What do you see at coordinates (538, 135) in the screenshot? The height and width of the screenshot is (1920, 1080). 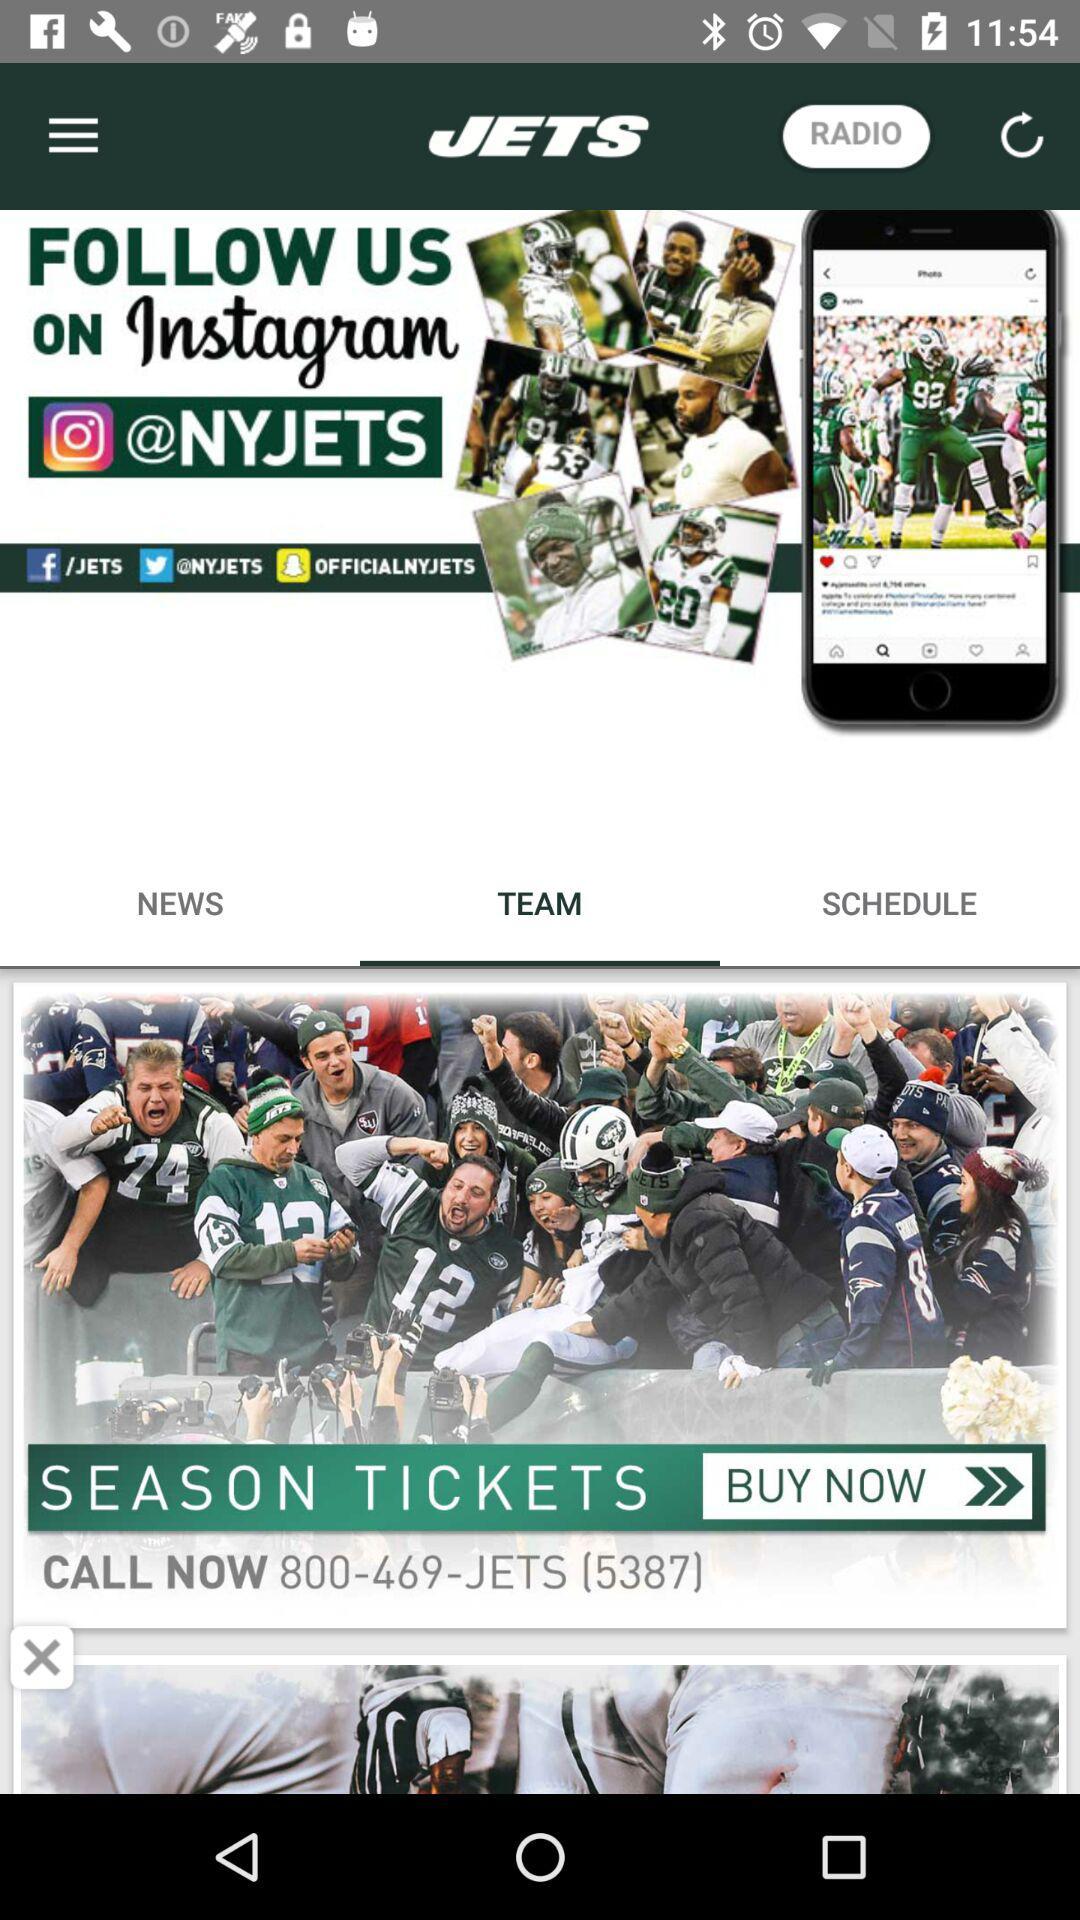 I see `the tittle text` at bounding box center [538, 135].